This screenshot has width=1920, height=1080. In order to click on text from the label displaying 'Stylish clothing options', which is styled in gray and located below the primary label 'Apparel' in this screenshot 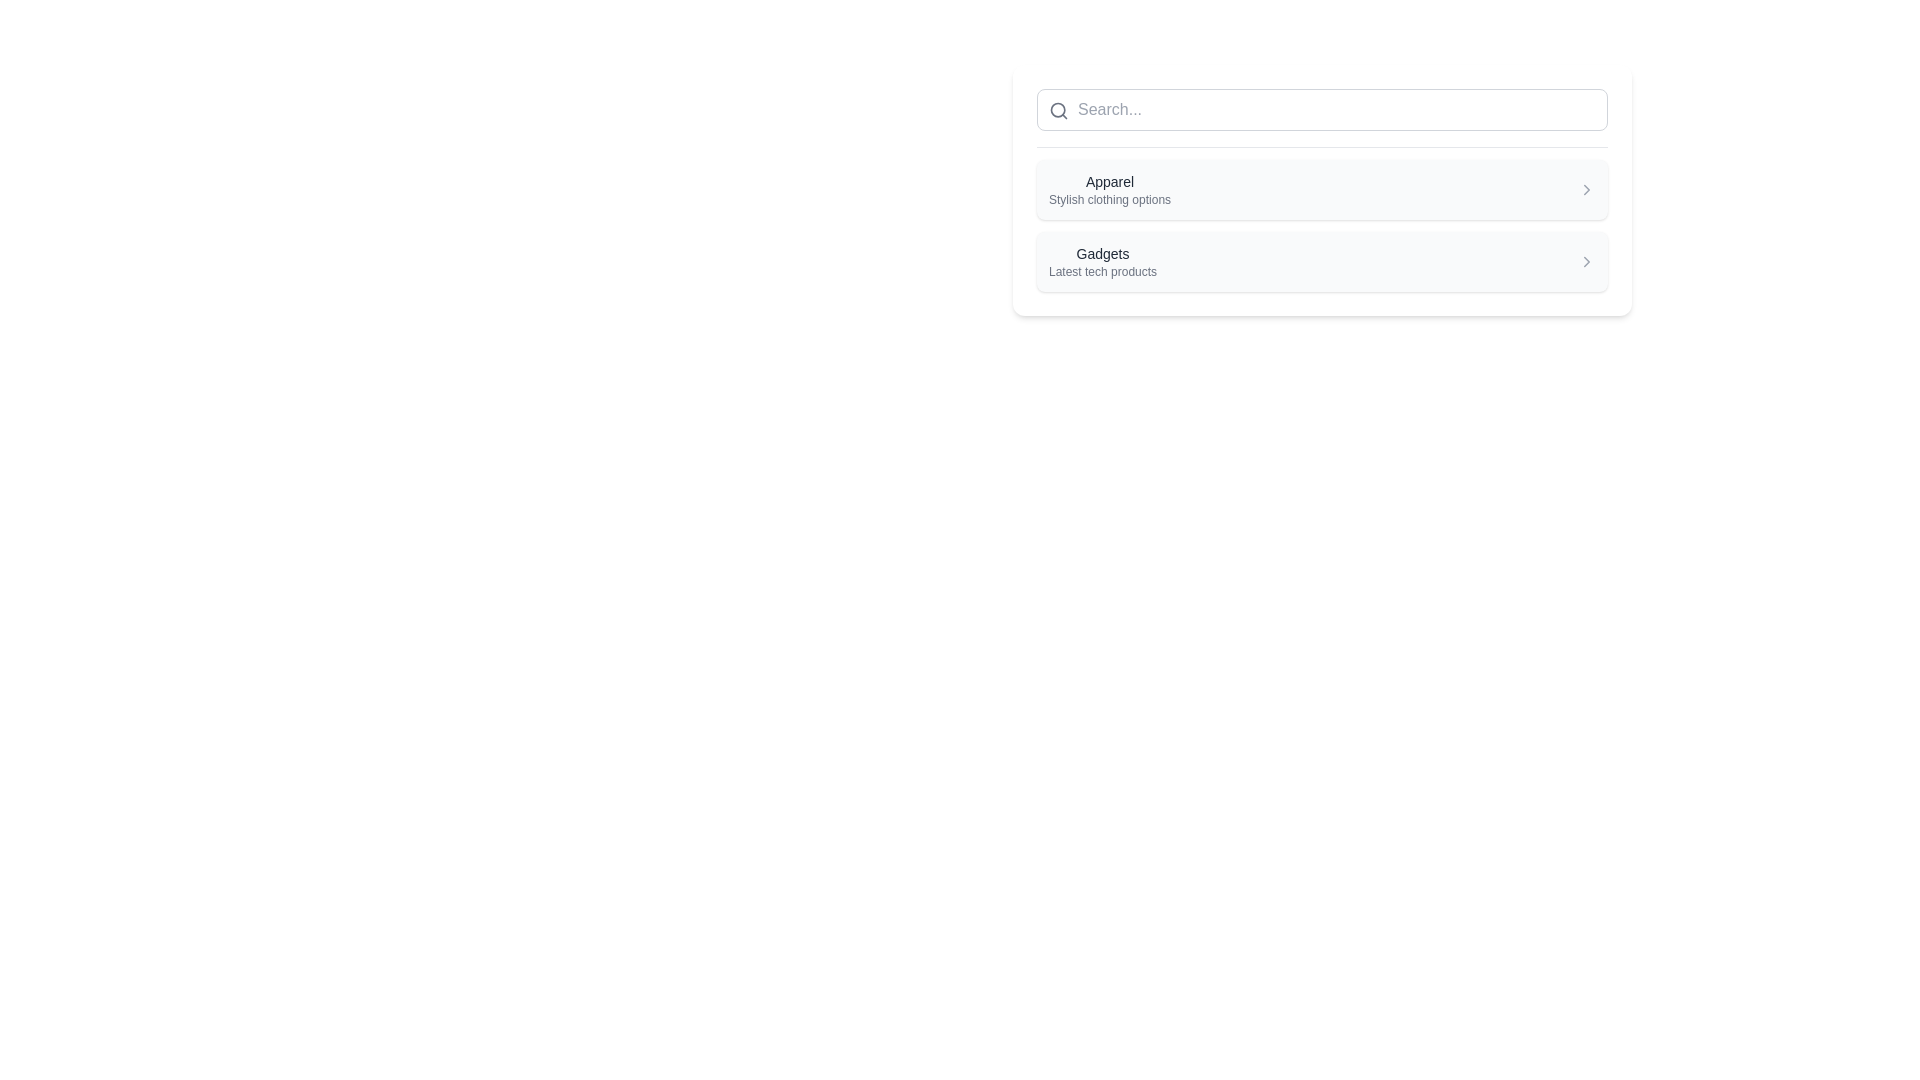, I will do `click(1108, 200)`.